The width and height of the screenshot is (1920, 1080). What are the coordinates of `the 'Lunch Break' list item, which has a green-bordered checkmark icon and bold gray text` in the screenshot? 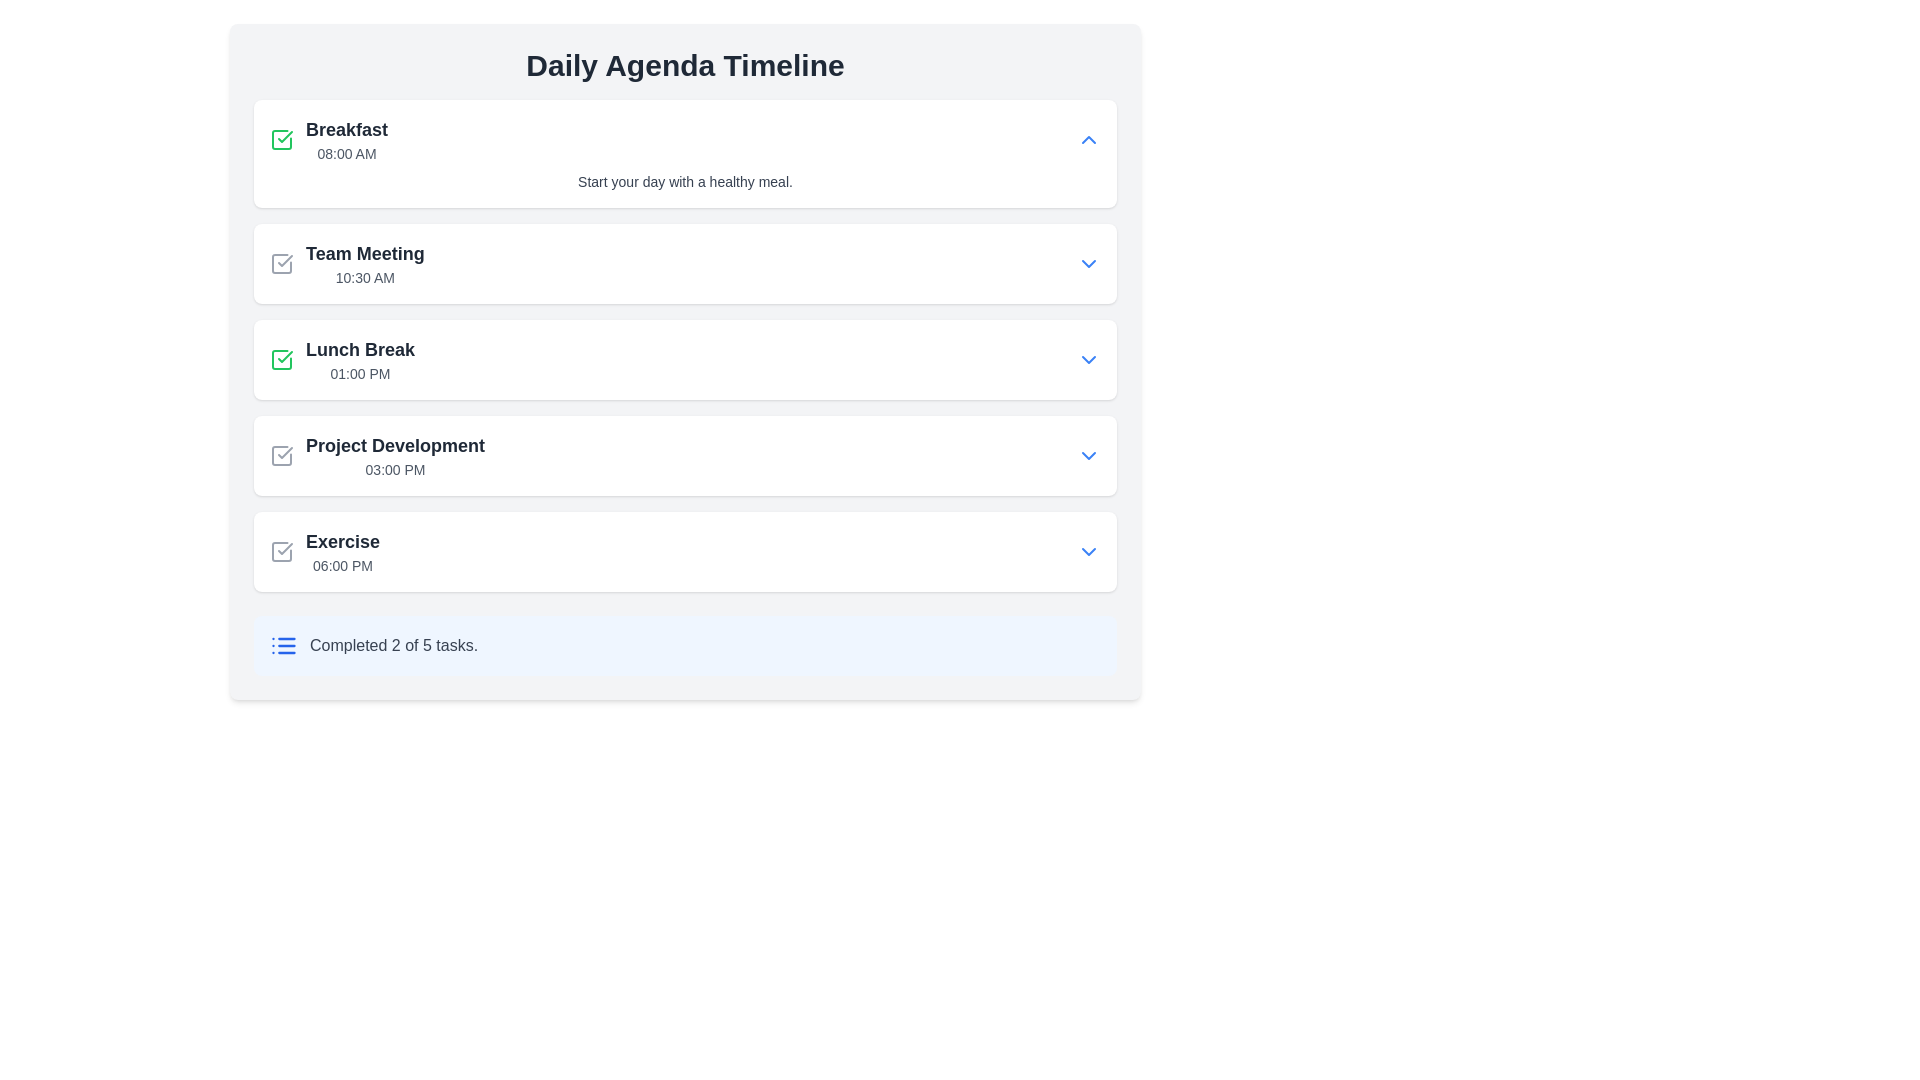 It's located at (342, 358).